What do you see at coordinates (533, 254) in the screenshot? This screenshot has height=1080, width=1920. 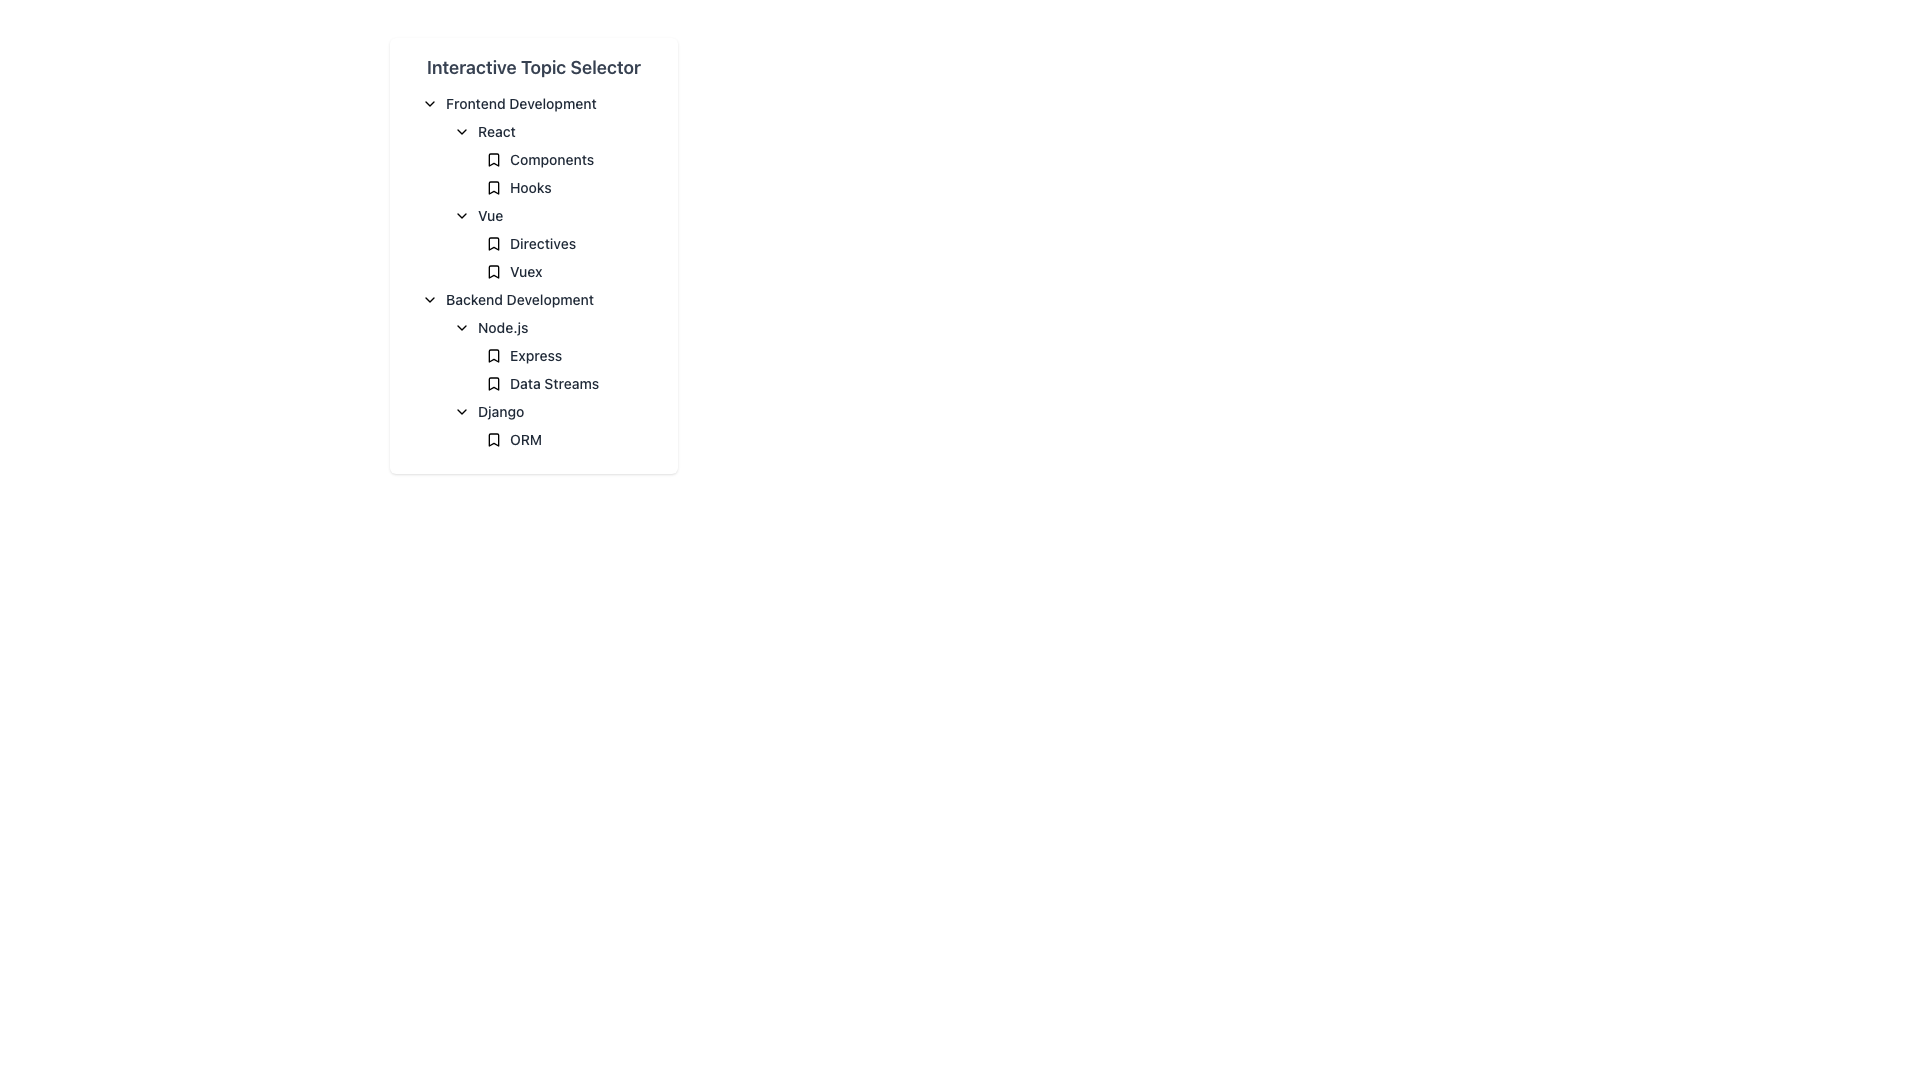 I see `the subtopics in the collapsible list component for various programming topics` at bounding box center [533, 254].